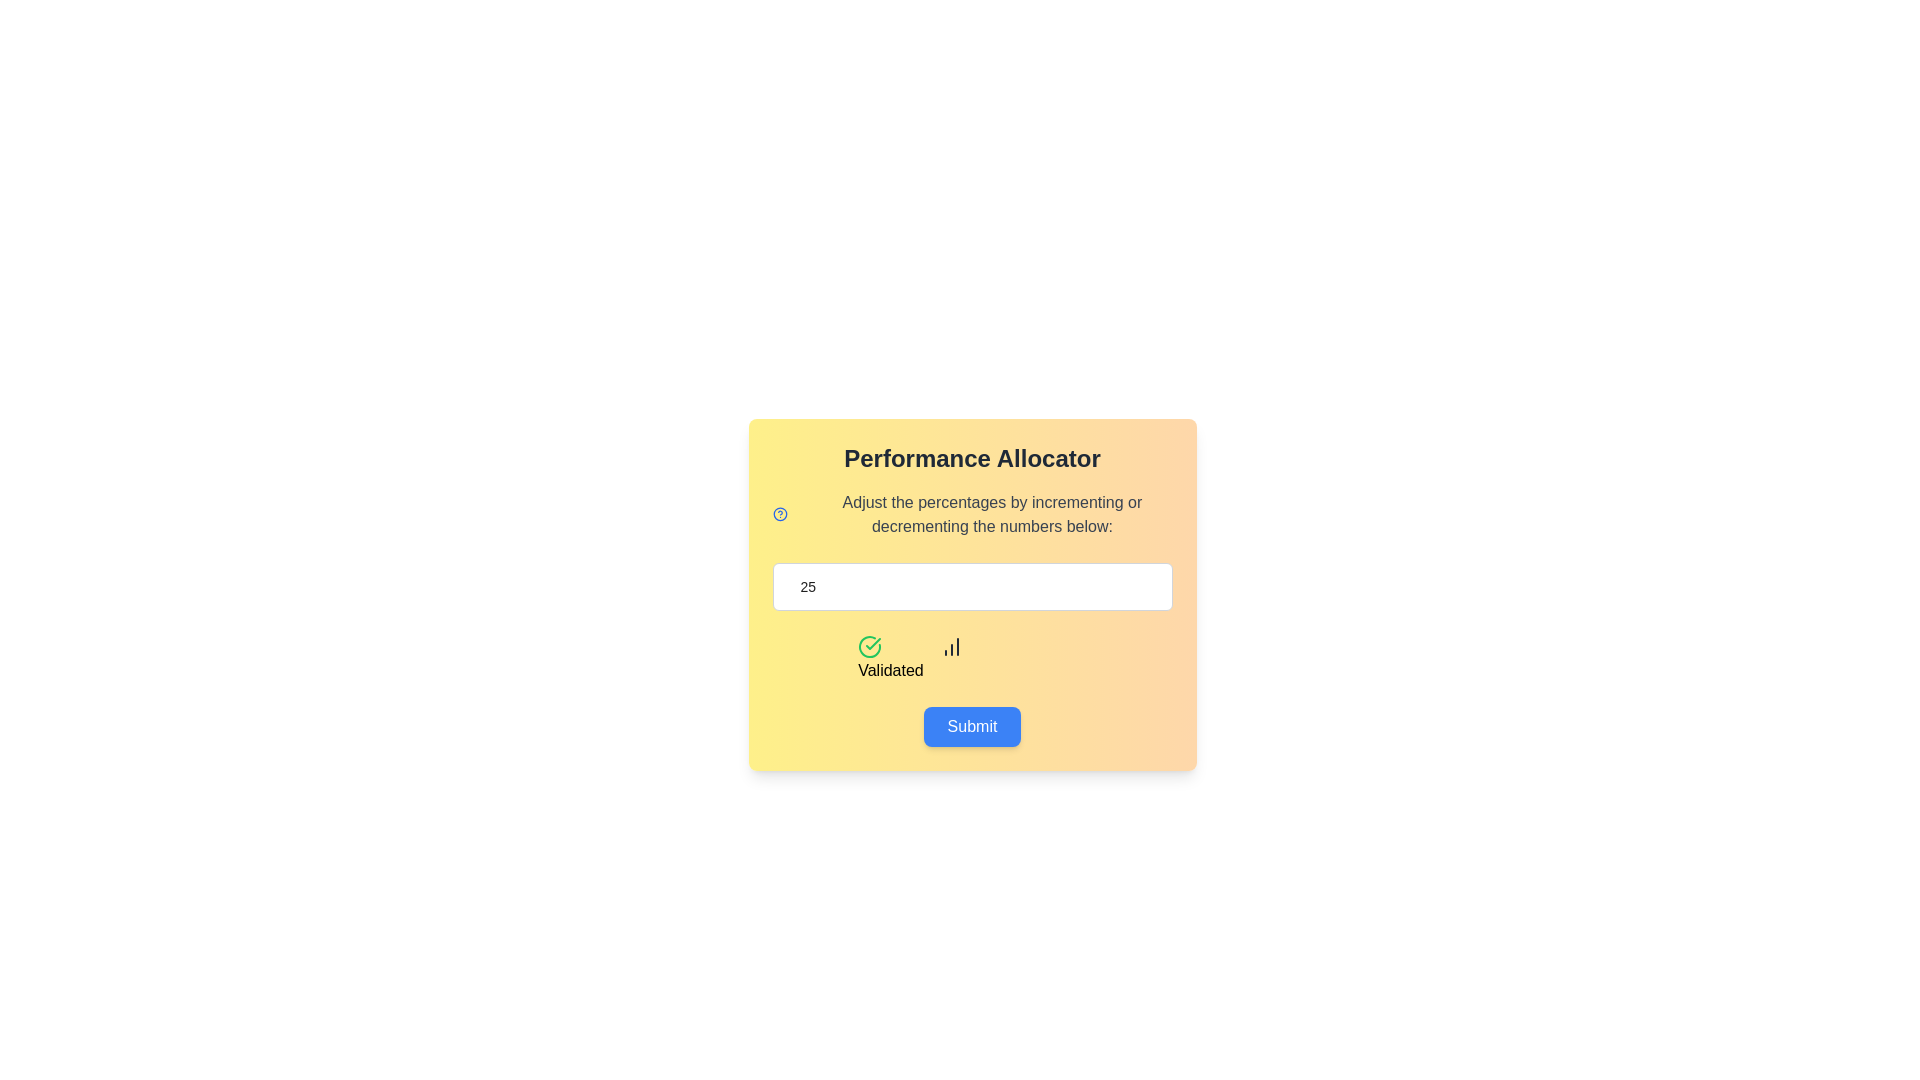 The image size is (1920, 1080). What do you see at coordinates (950, 647) in the screenshot?
I see `the performance data icon located at the lower center of the 'Performance Allocator' dialog box, positioned directly to the right of a green checkmark icon` at bounding box center [950, 647].